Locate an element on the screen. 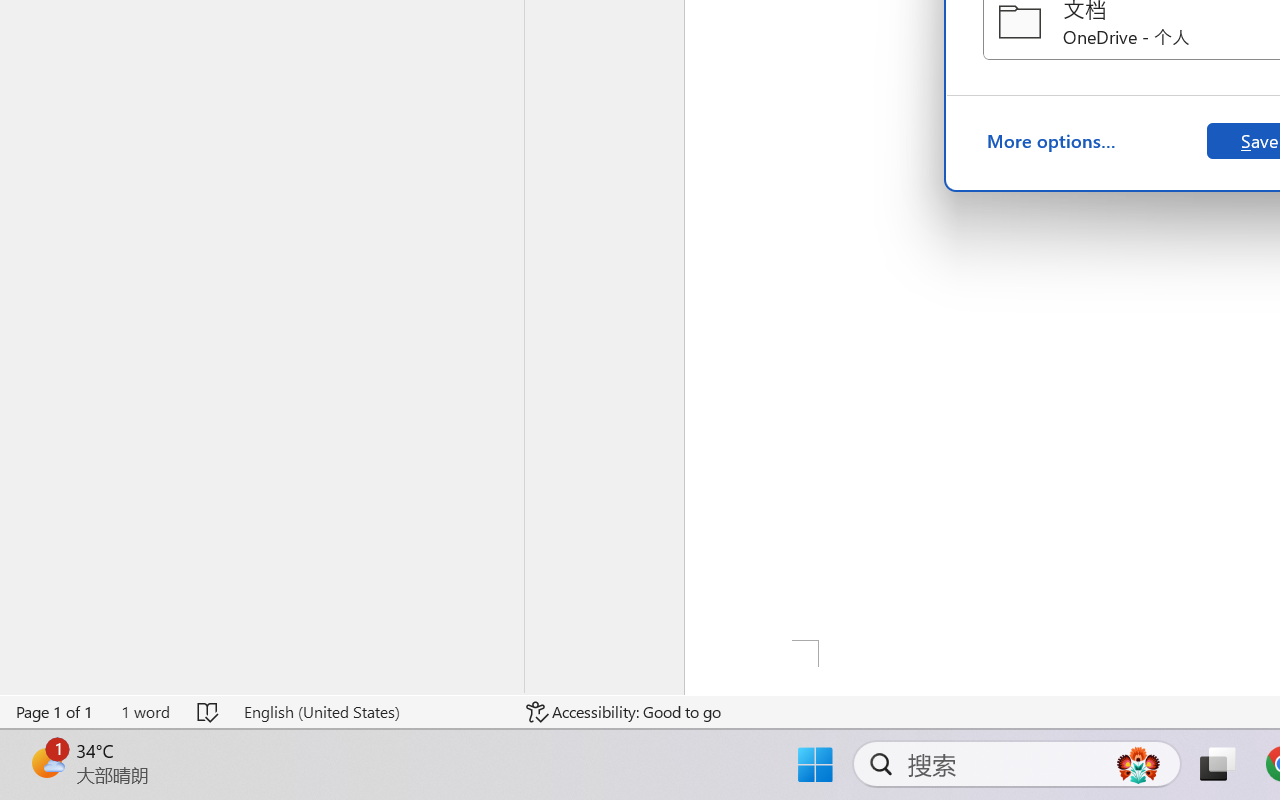  'Spelling and Grammar Check No Errors' is located at coordinates (209, 711).